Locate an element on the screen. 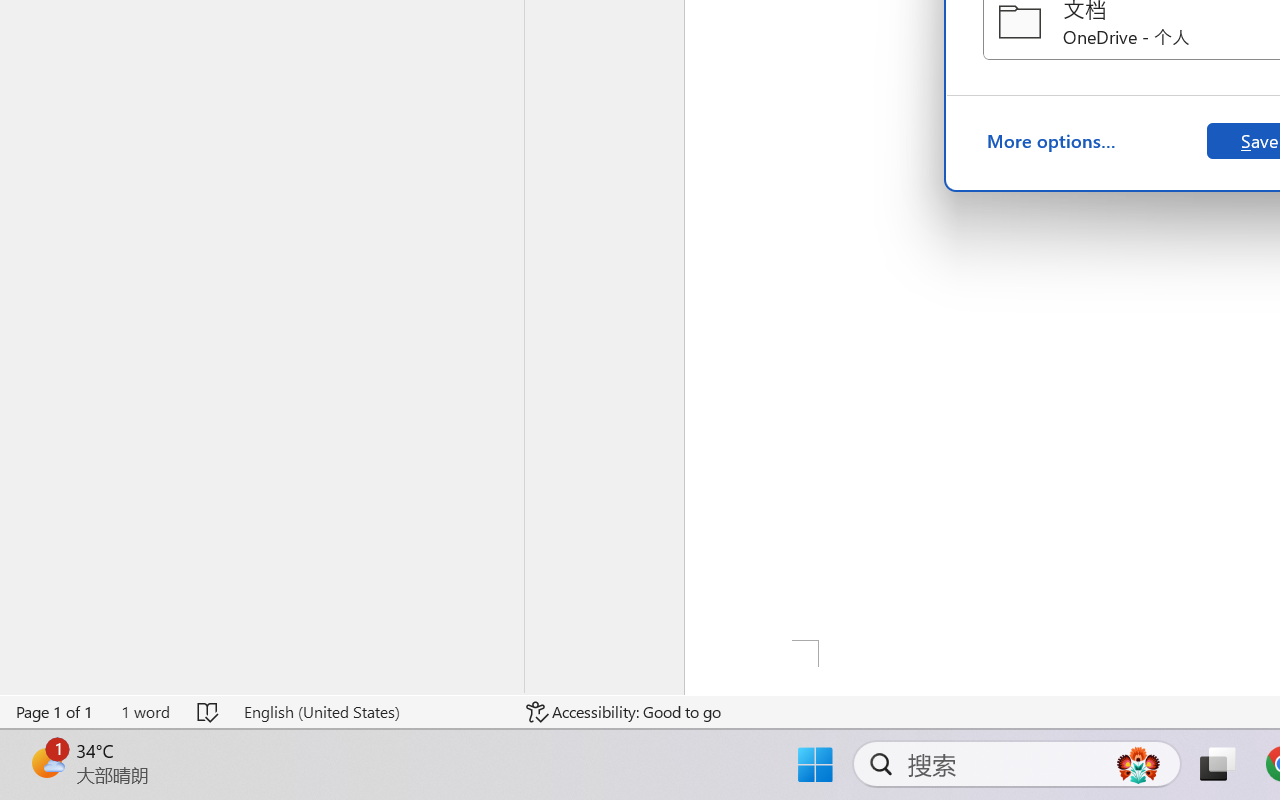  'Spelling and Grammar Check No Errors' is located at coordinates (209, 711).